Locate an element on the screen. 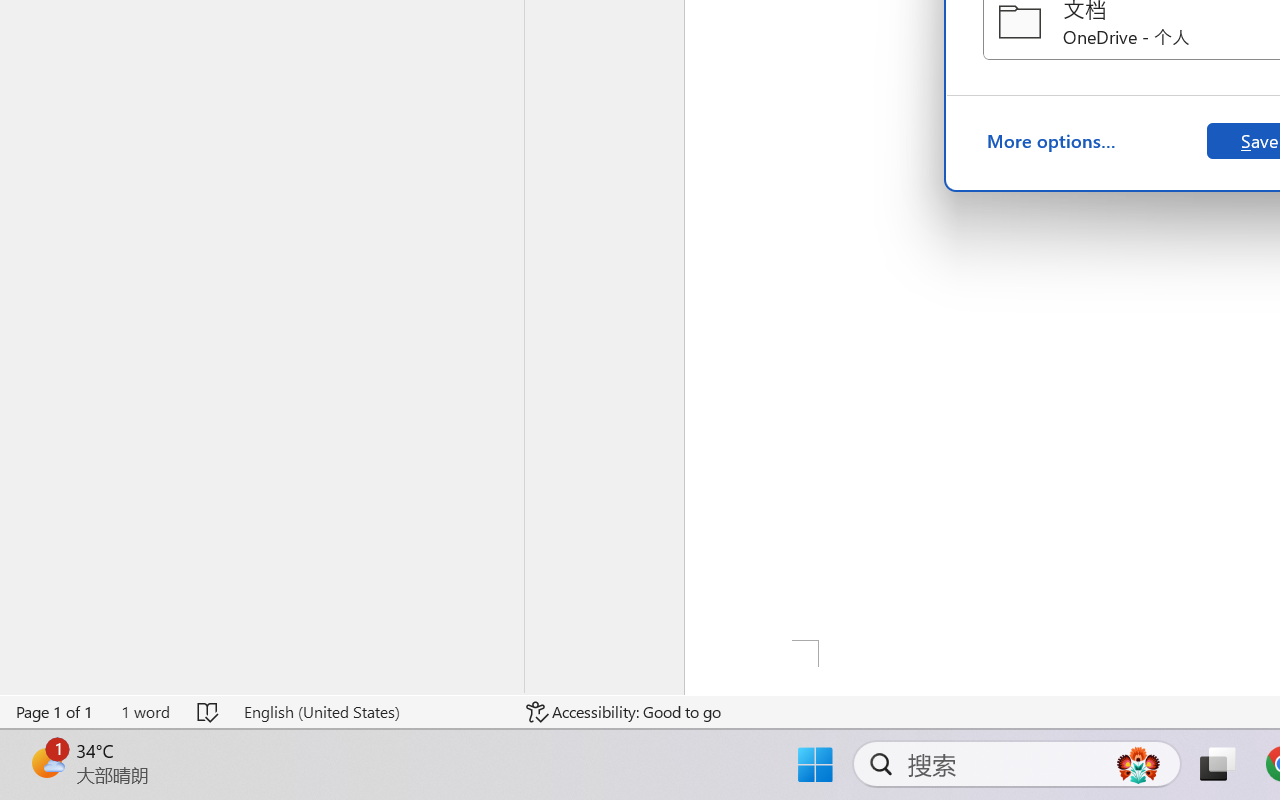  'Spelling and Grammar Check No Errors' is located at coordinates (209, 711).